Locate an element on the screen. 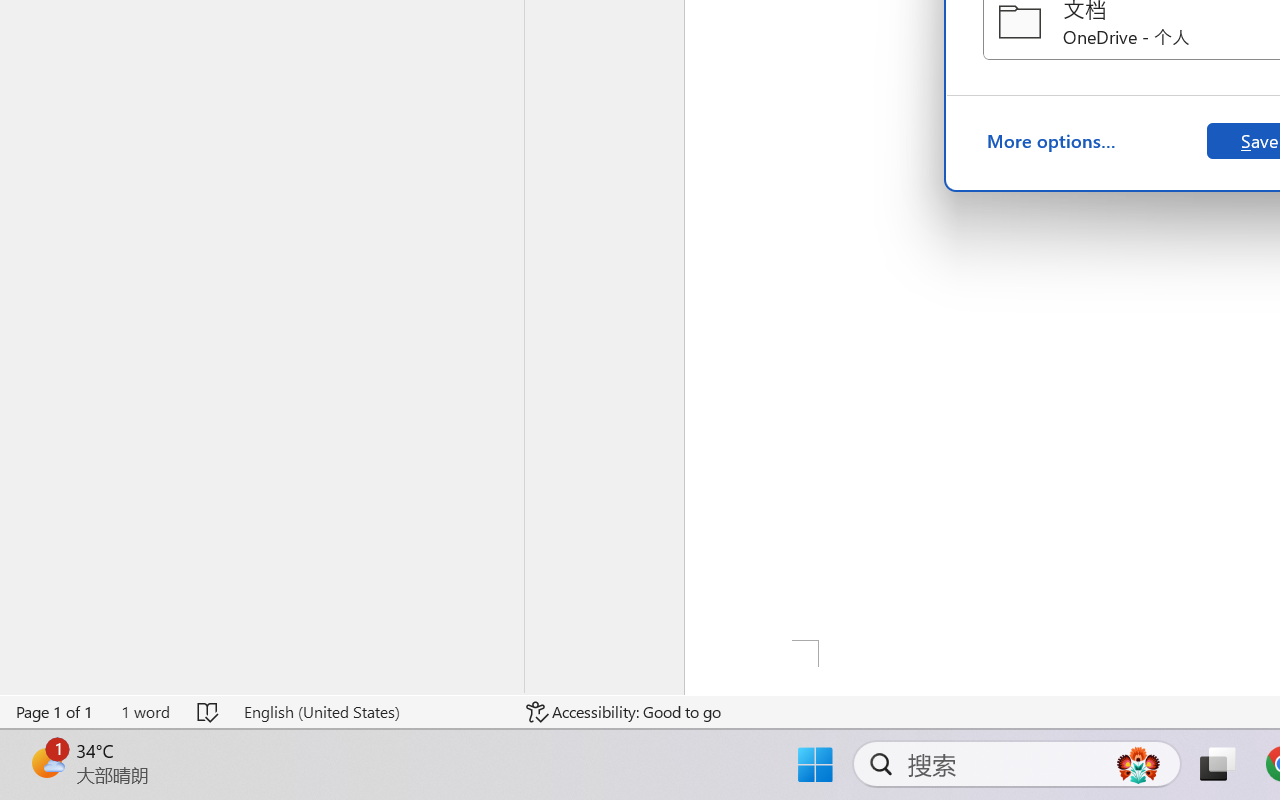  'Spelling and Grammar Check No Errors' is located at coordinates (209, 711).